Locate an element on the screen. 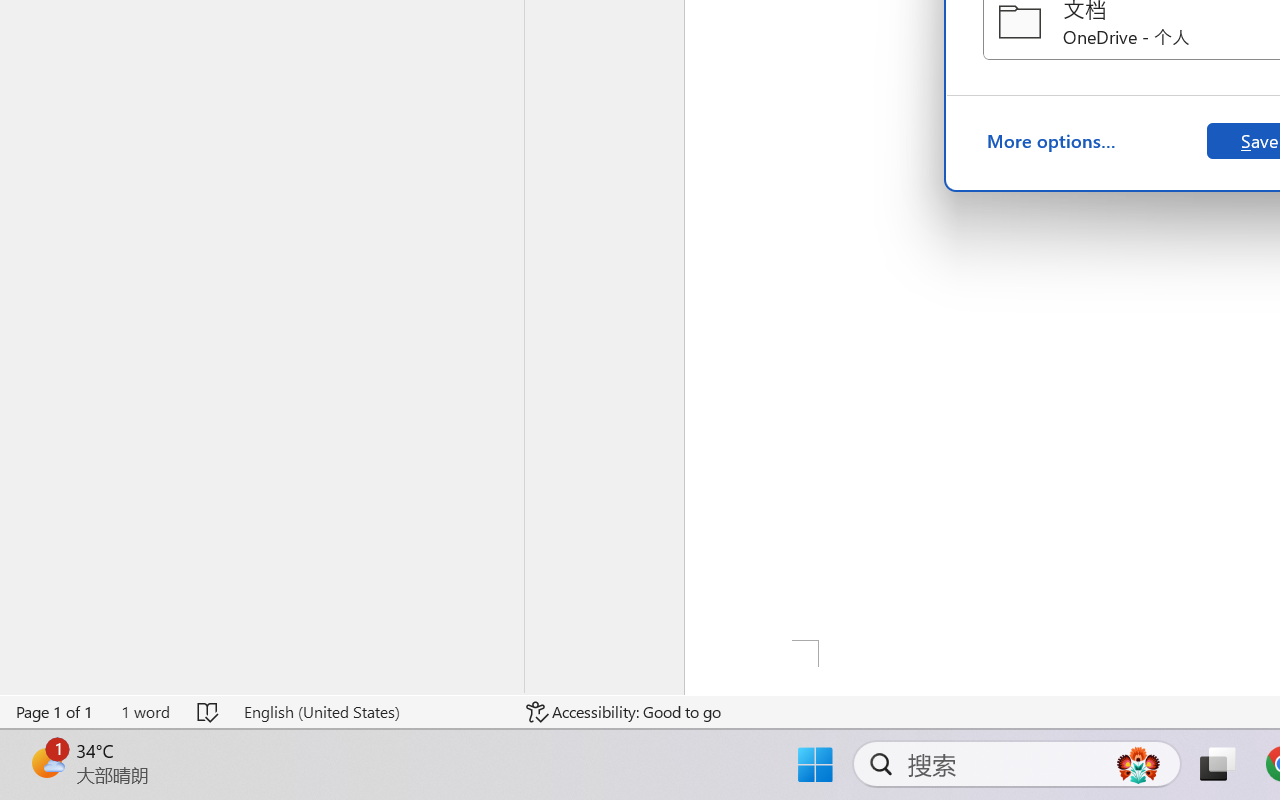  'Spelling and Grammar Check No Errors' is located at coordinates (209, 711).